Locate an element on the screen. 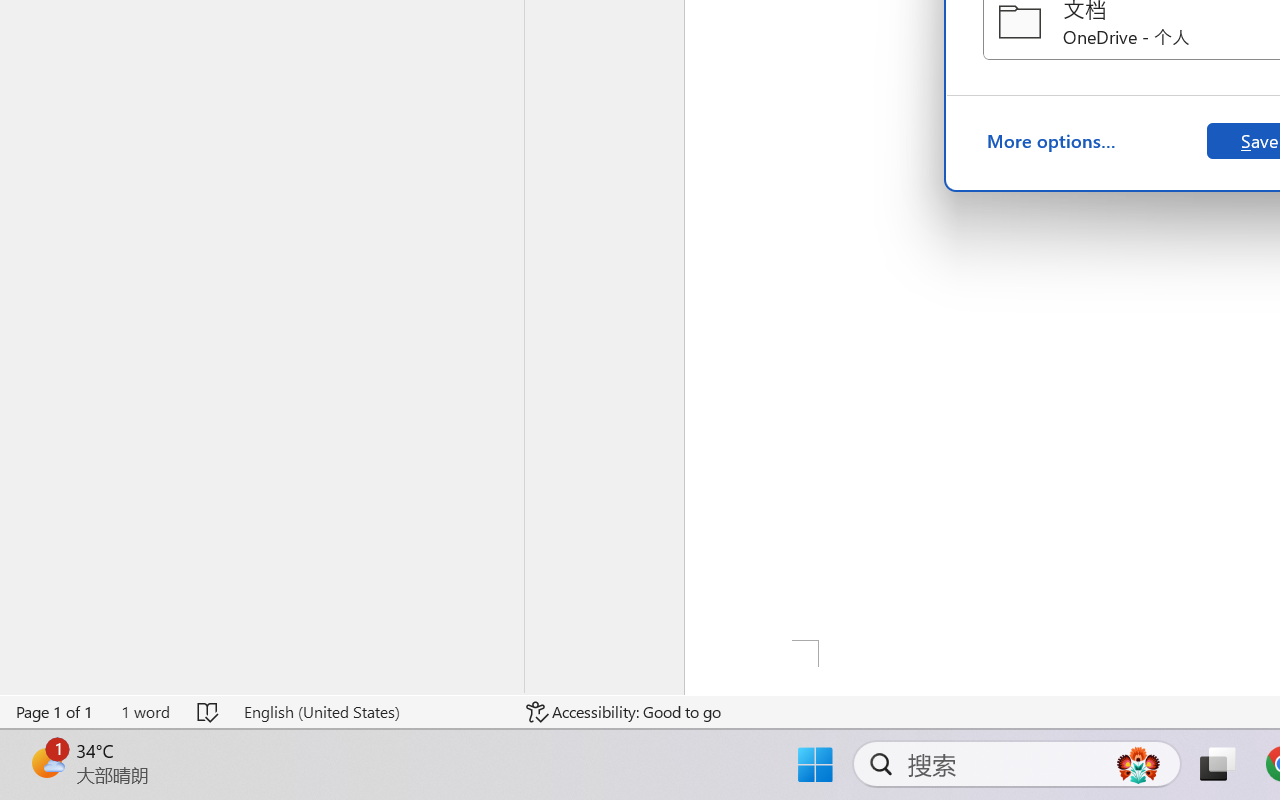  'Spelling and Grammar Check No Errors' is located at coordinates (209, 711).